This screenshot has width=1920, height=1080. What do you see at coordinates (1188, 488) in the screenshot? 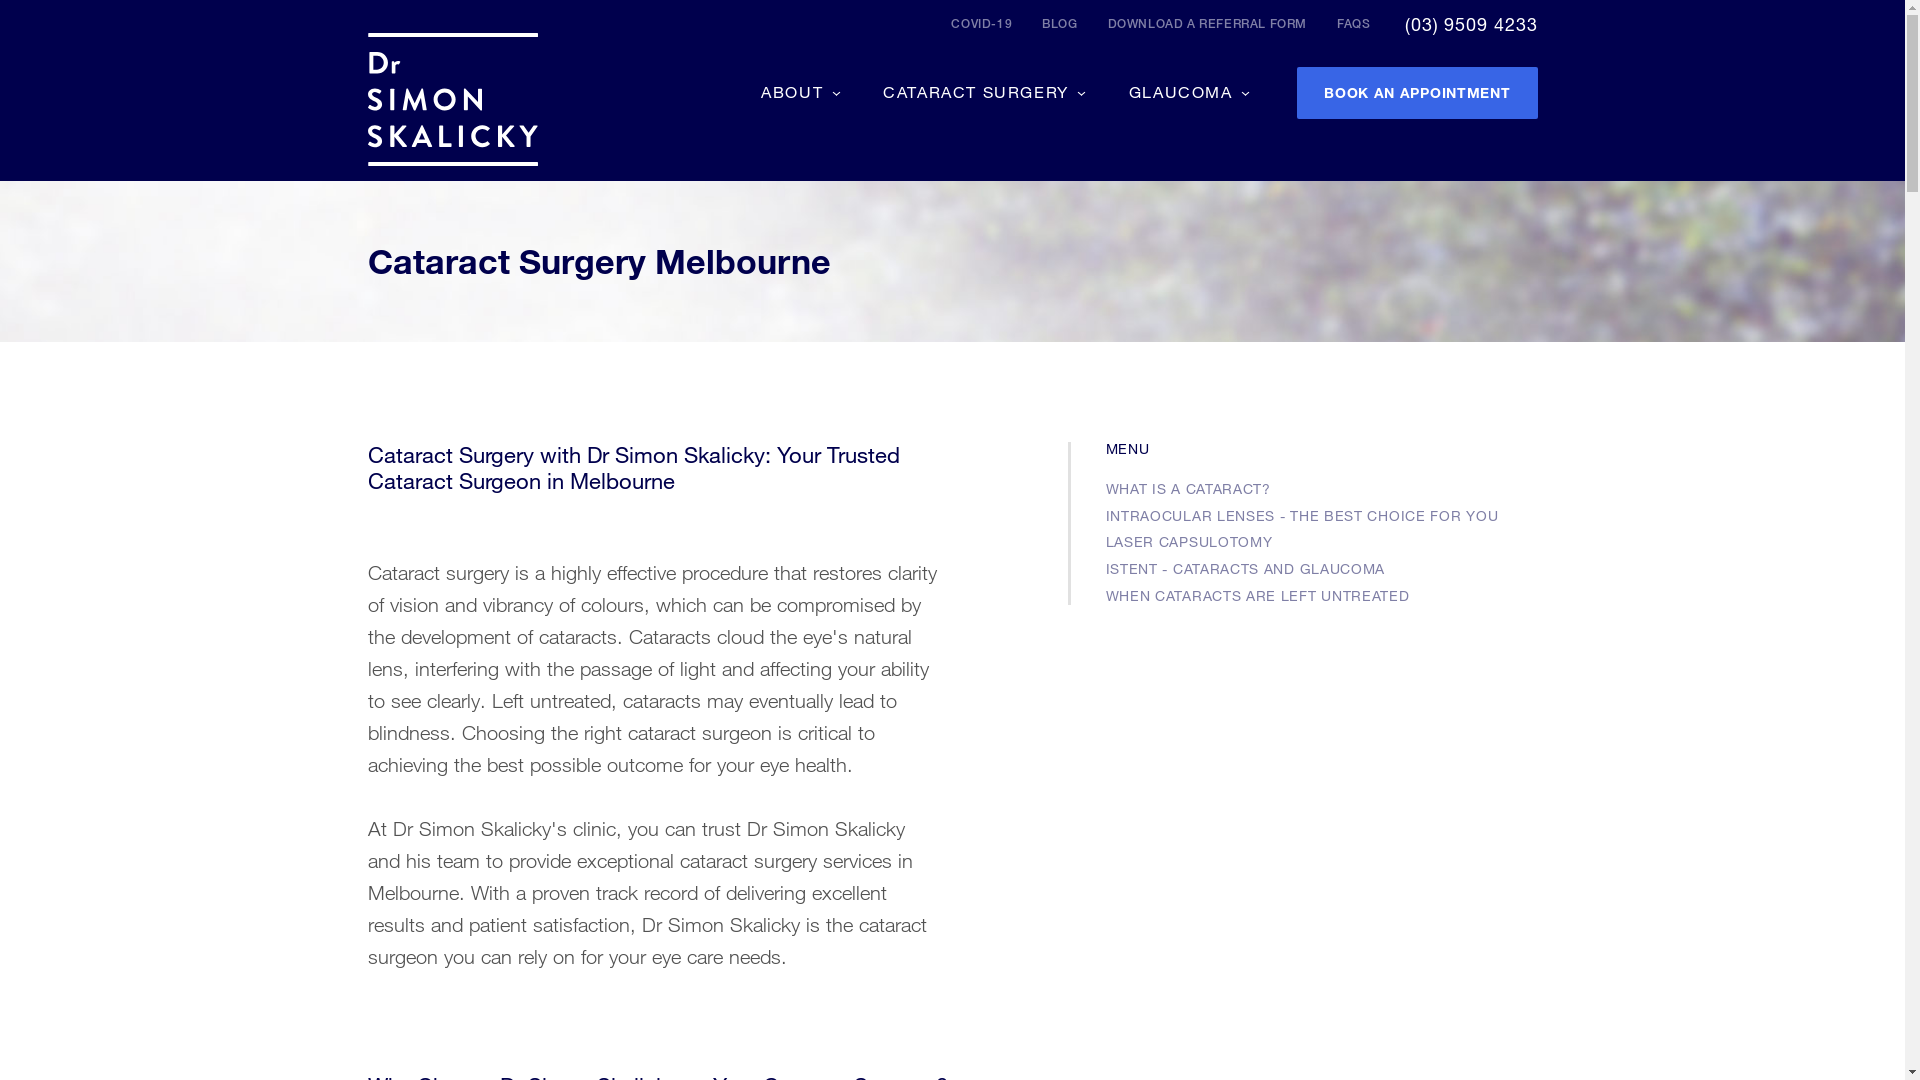
I see `'WHAT IS A CATARACT?'` at bounding box center [1188, 488].